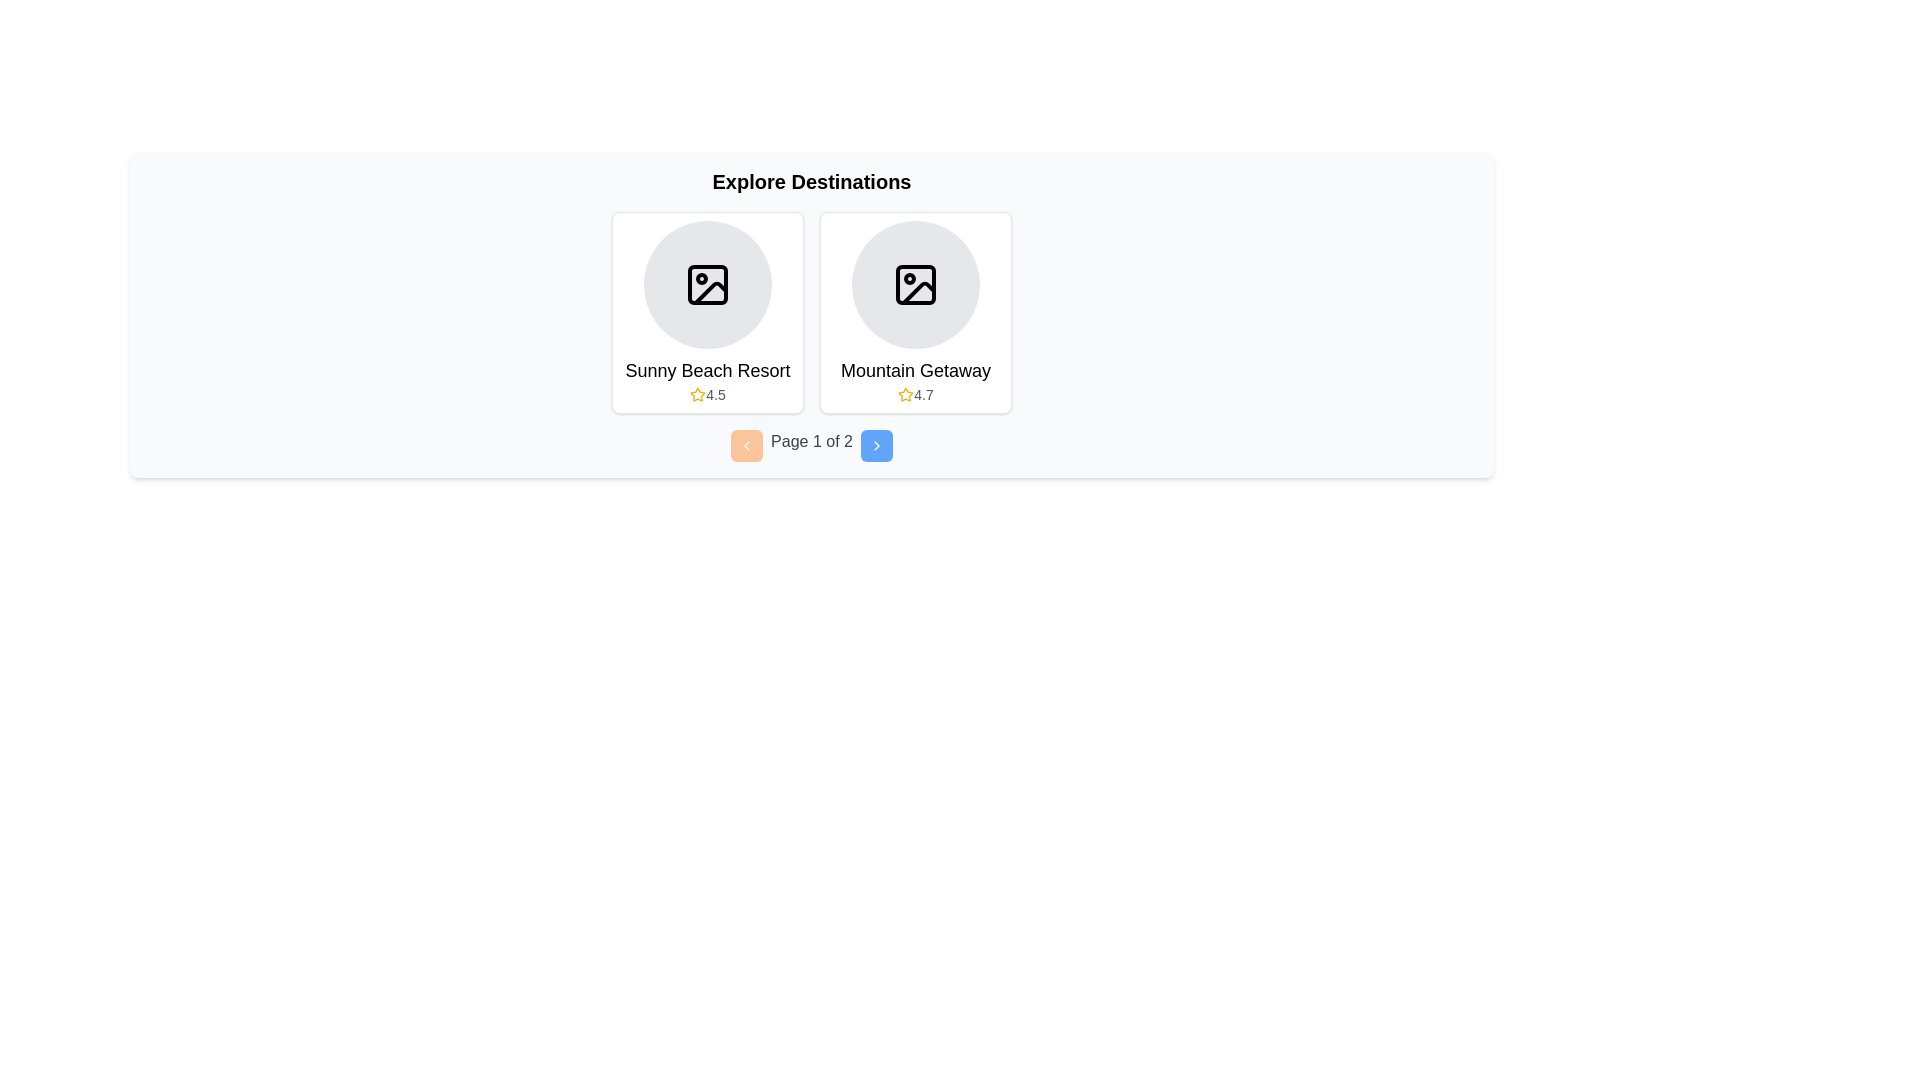  What do you see at coordinates (915, 370) in the screenshot?
I see `the text label that identifies the name of the corresponding destination, located at the lower portion of the second card in a horizontal row, positioned below the circular image placeholder` at bounding box center [915, 370].